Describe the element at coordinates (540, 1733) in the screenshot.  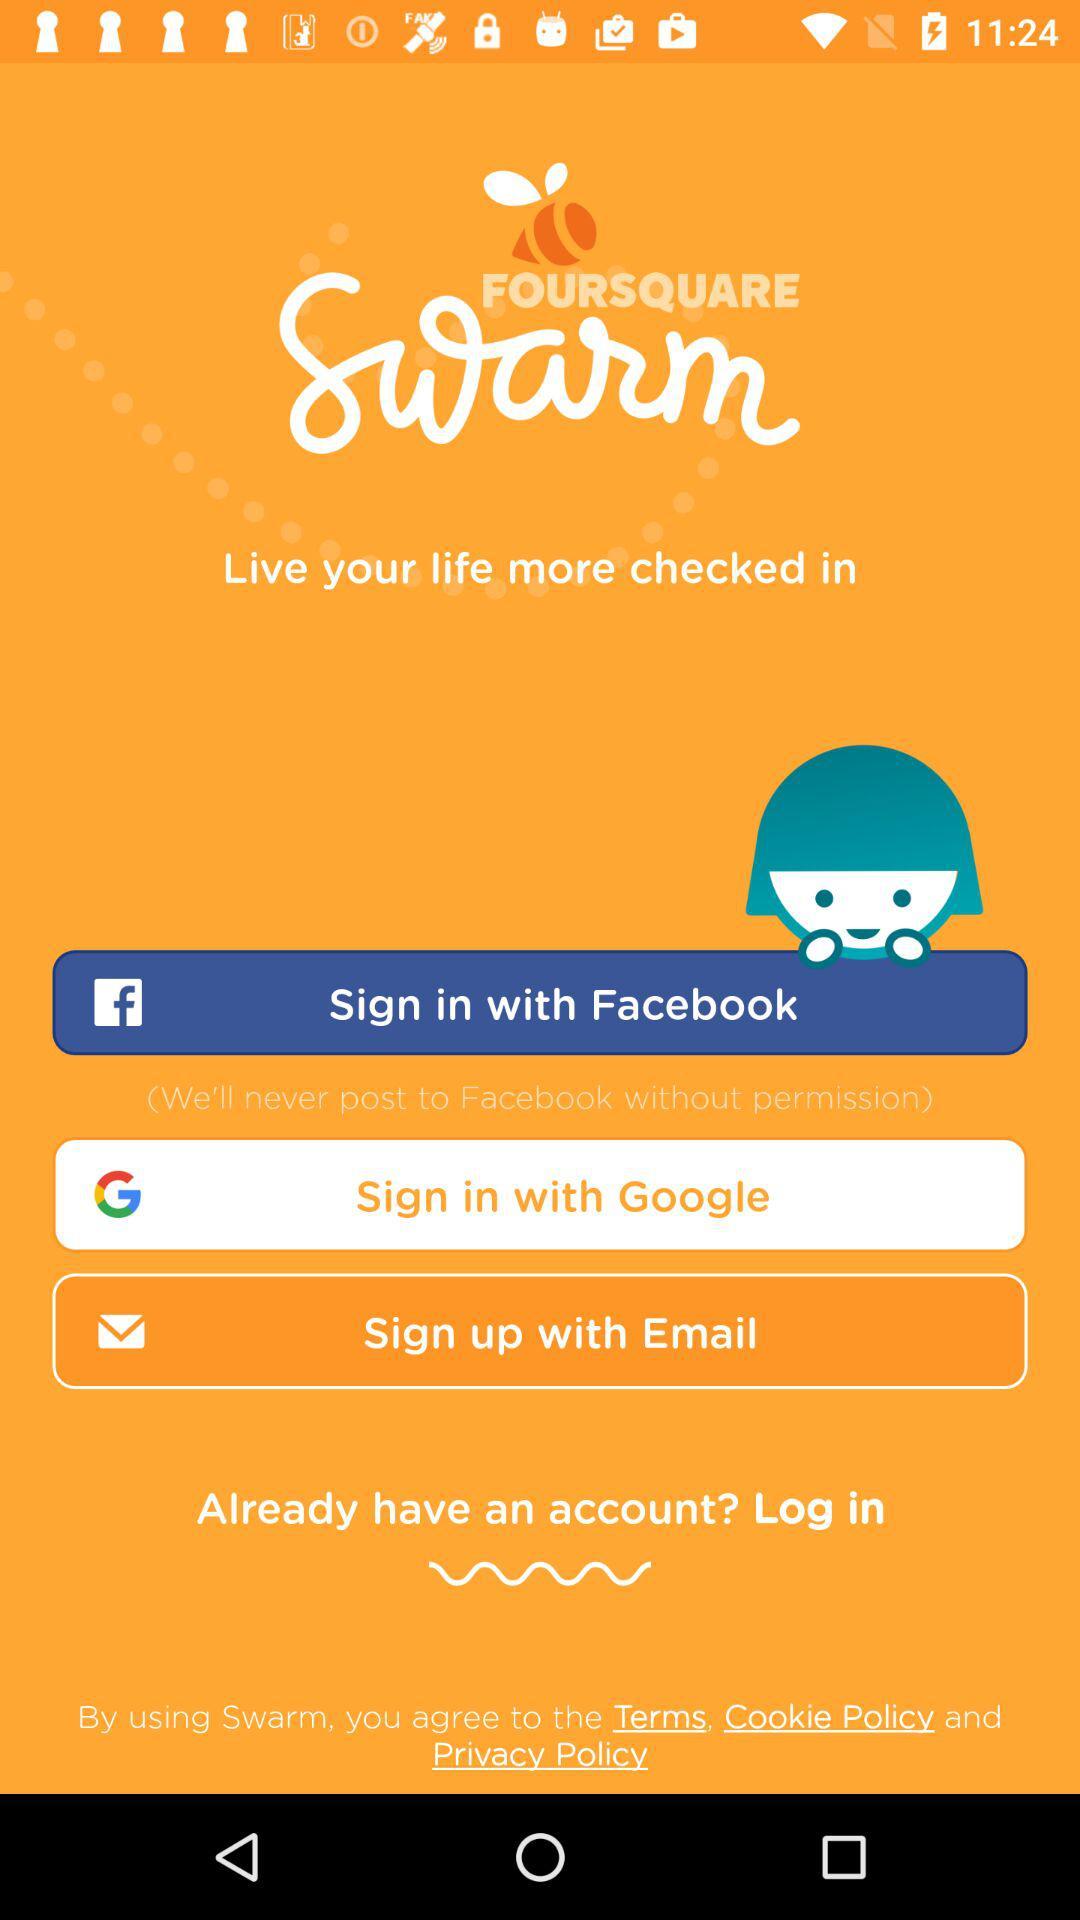
I see `the by using swarm icon` at that location.